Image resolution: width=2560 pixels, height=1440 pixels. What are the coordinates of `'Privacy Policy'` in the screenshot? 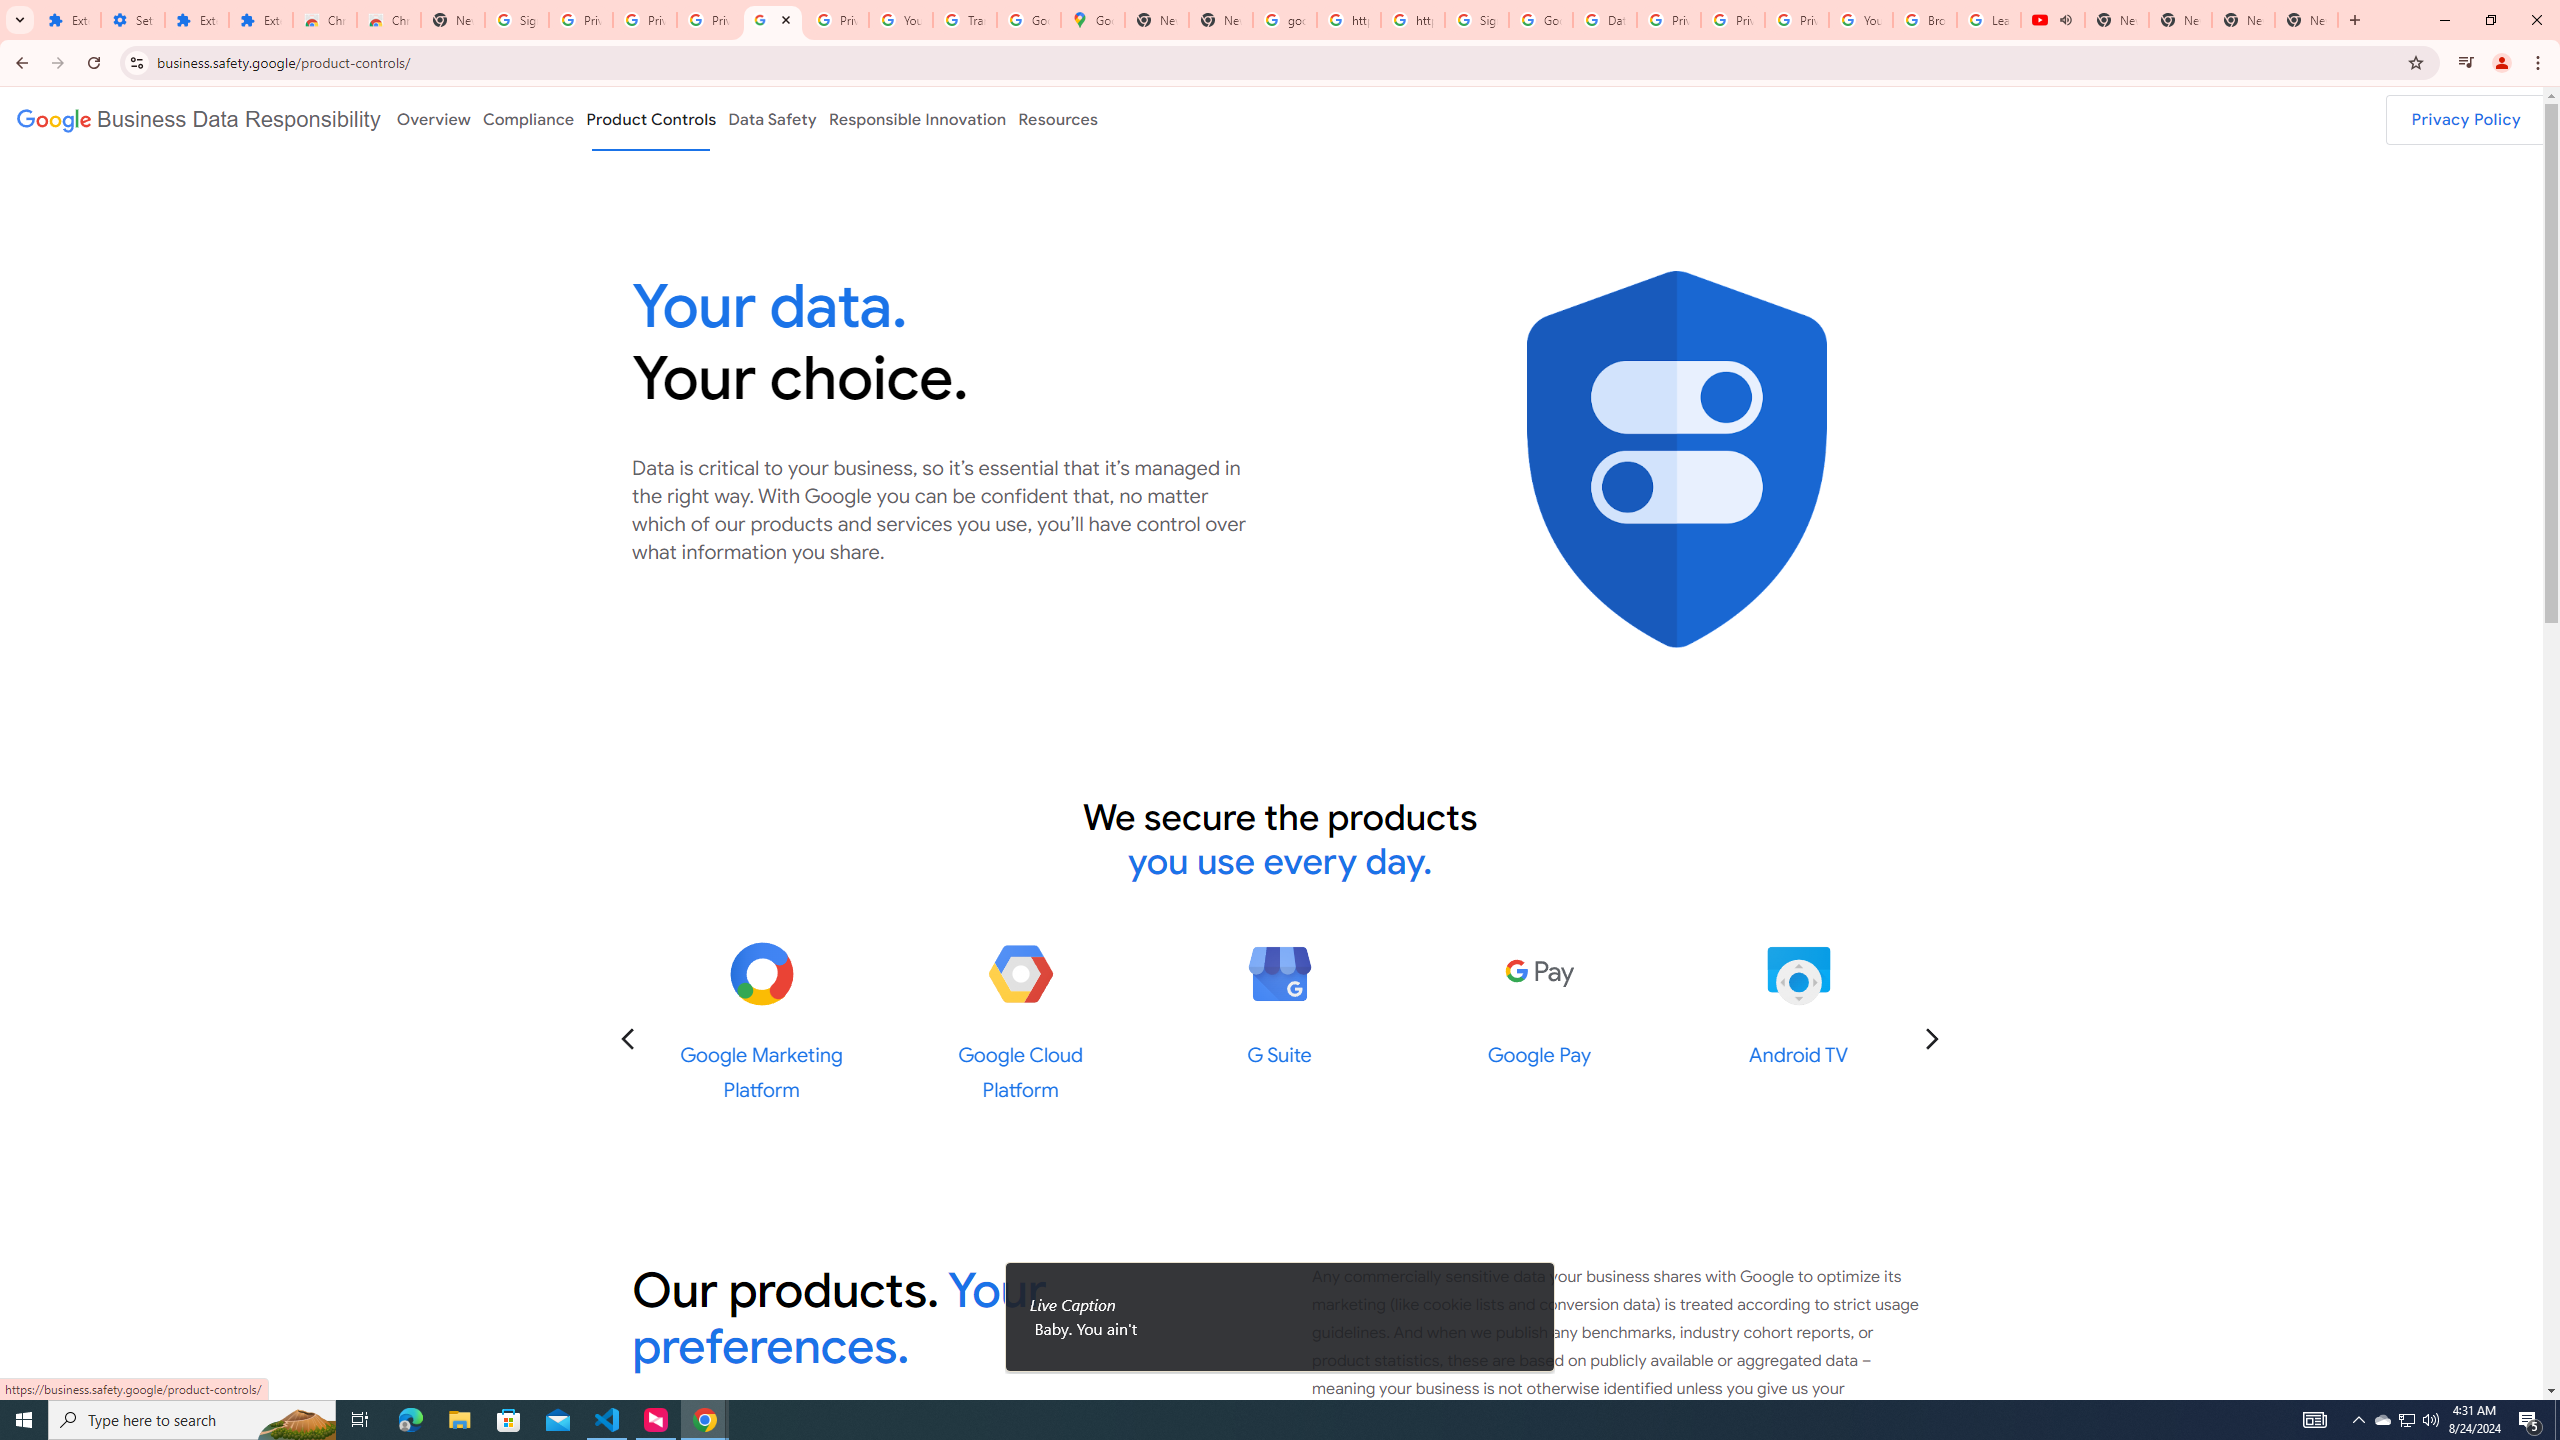 It's located at (2466, 119).